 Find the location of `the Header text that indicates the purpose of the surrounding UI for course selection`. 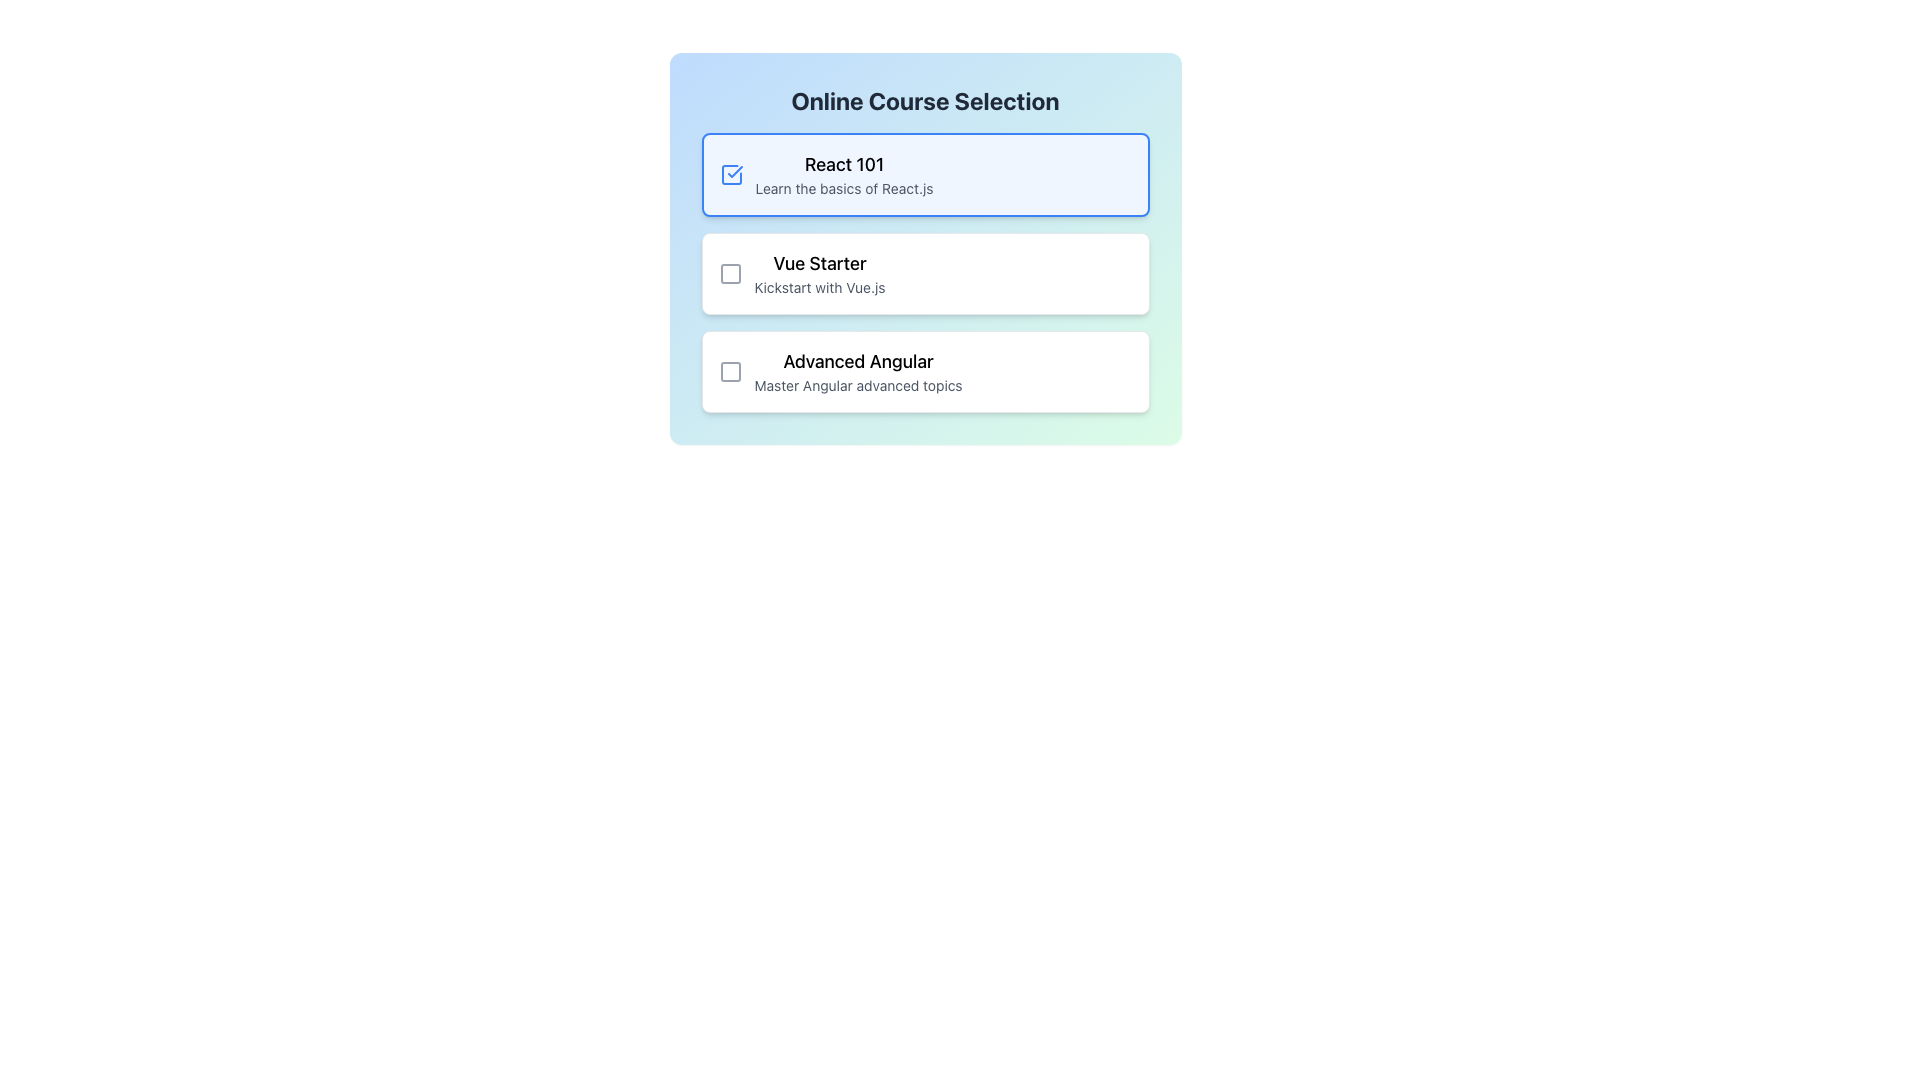

the Header text that indicates the purpose of the surrounding UI for course selection is located at coordinates (924, 100).